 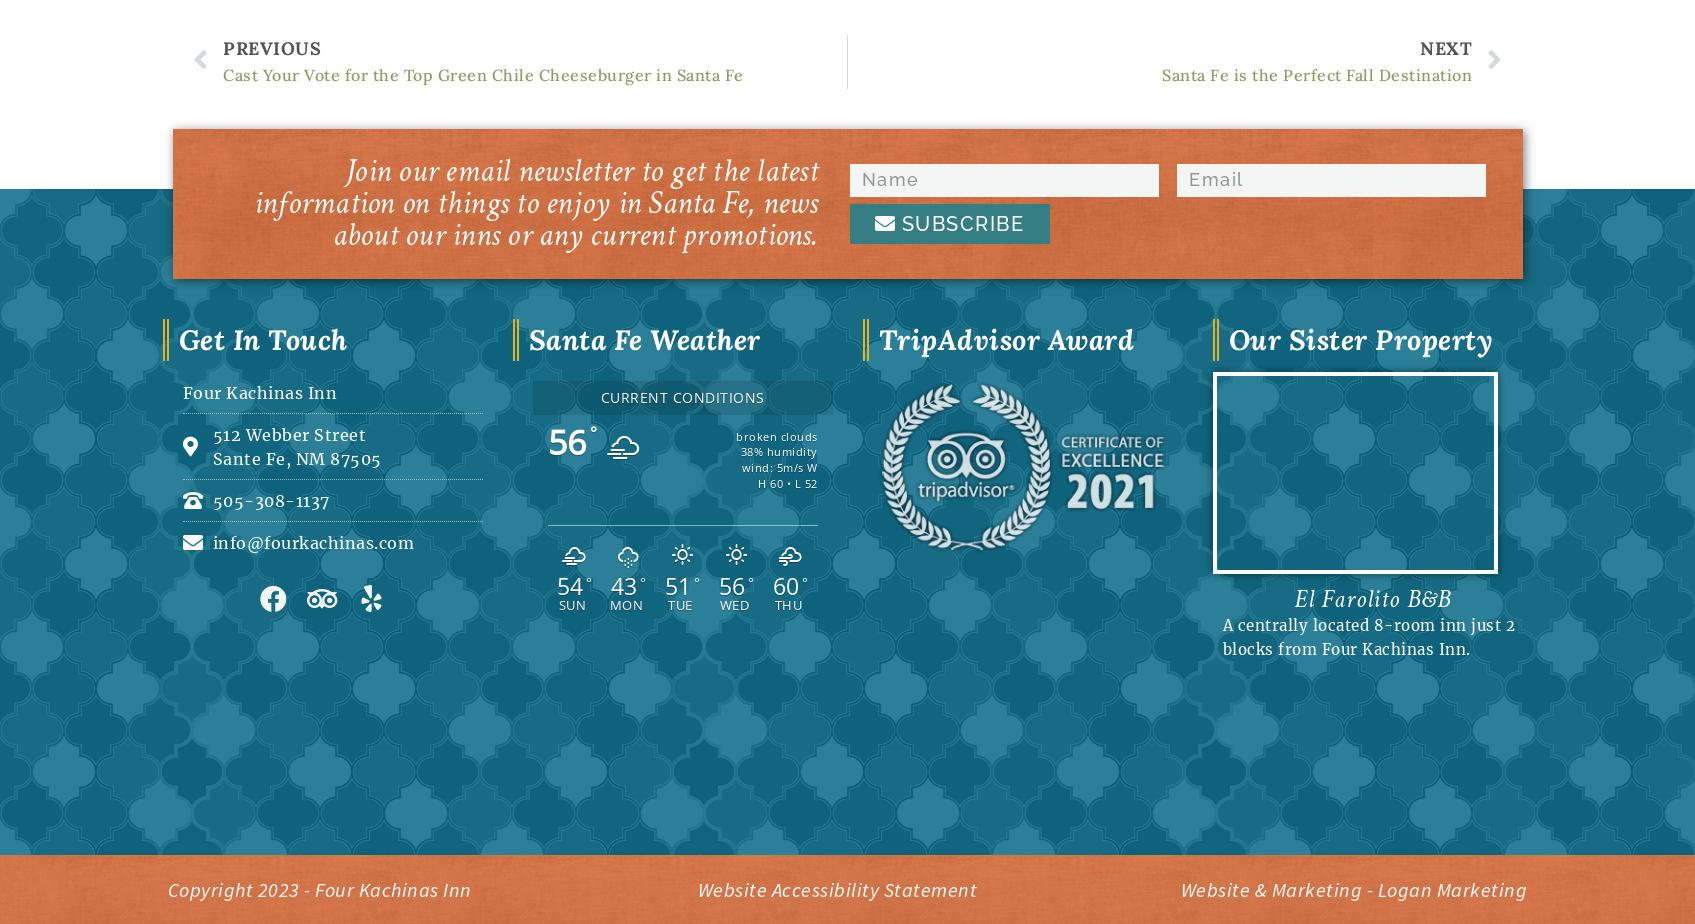 What do you see at coordinates (677, 586) in the screenshot?
I see `'51'` at bounding box center [677, 586].